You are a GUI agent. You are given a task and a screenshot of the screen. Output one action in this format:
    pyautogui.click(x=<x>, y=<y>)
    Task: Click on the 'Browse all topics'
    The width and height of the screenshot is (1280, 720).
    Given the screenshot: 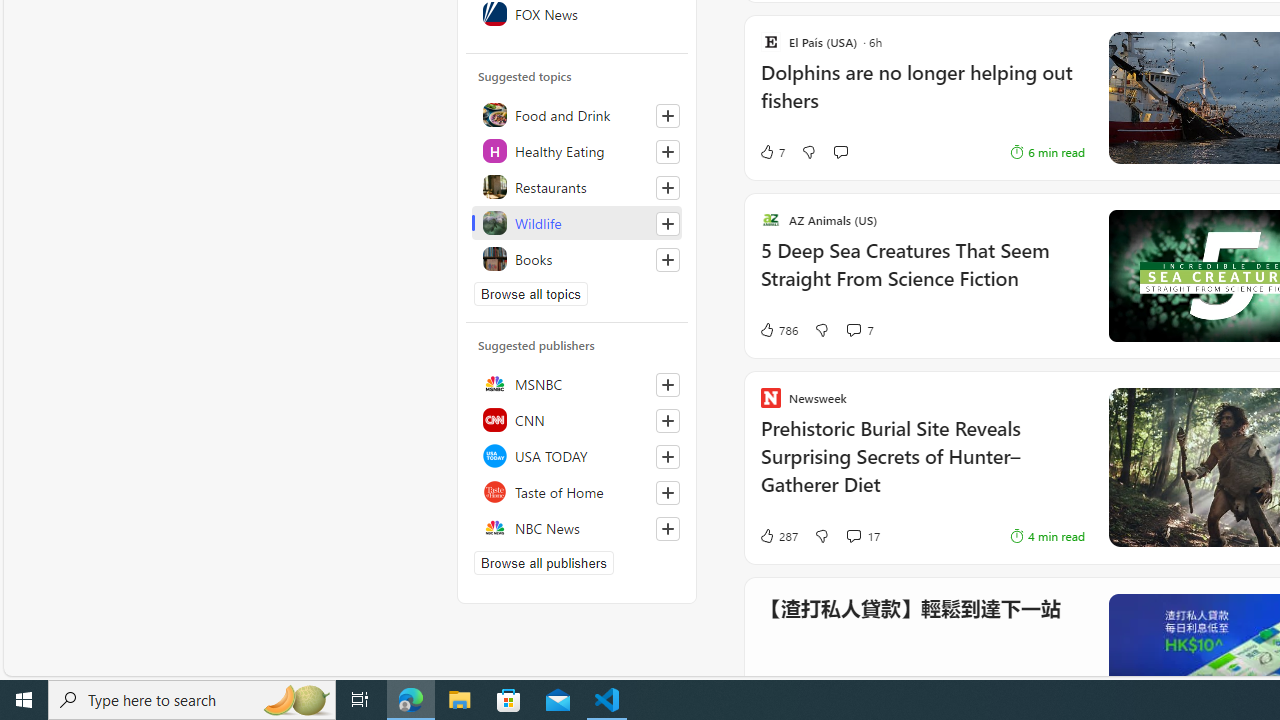 What is the action you would take?
    pyautogui.click(x=531, y=294)
    